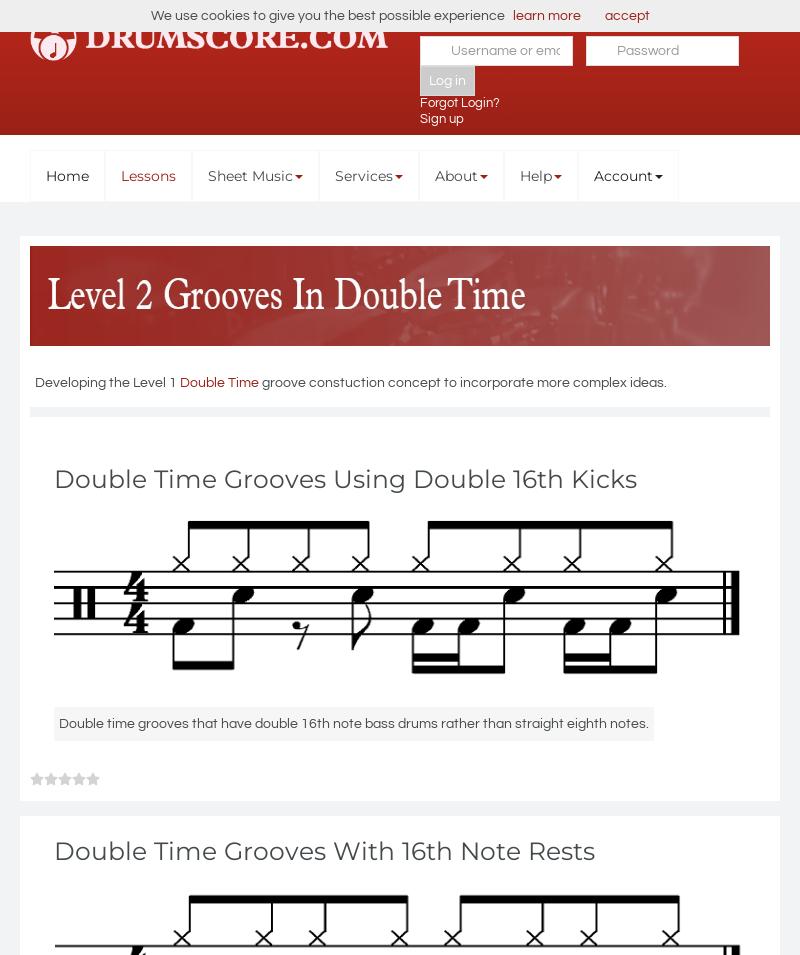 This screenshot has height=955, width=800. What do you see at coordinates (626, 15) in the screenshot?
I see `'accept'` at bounding box center [626, 15].